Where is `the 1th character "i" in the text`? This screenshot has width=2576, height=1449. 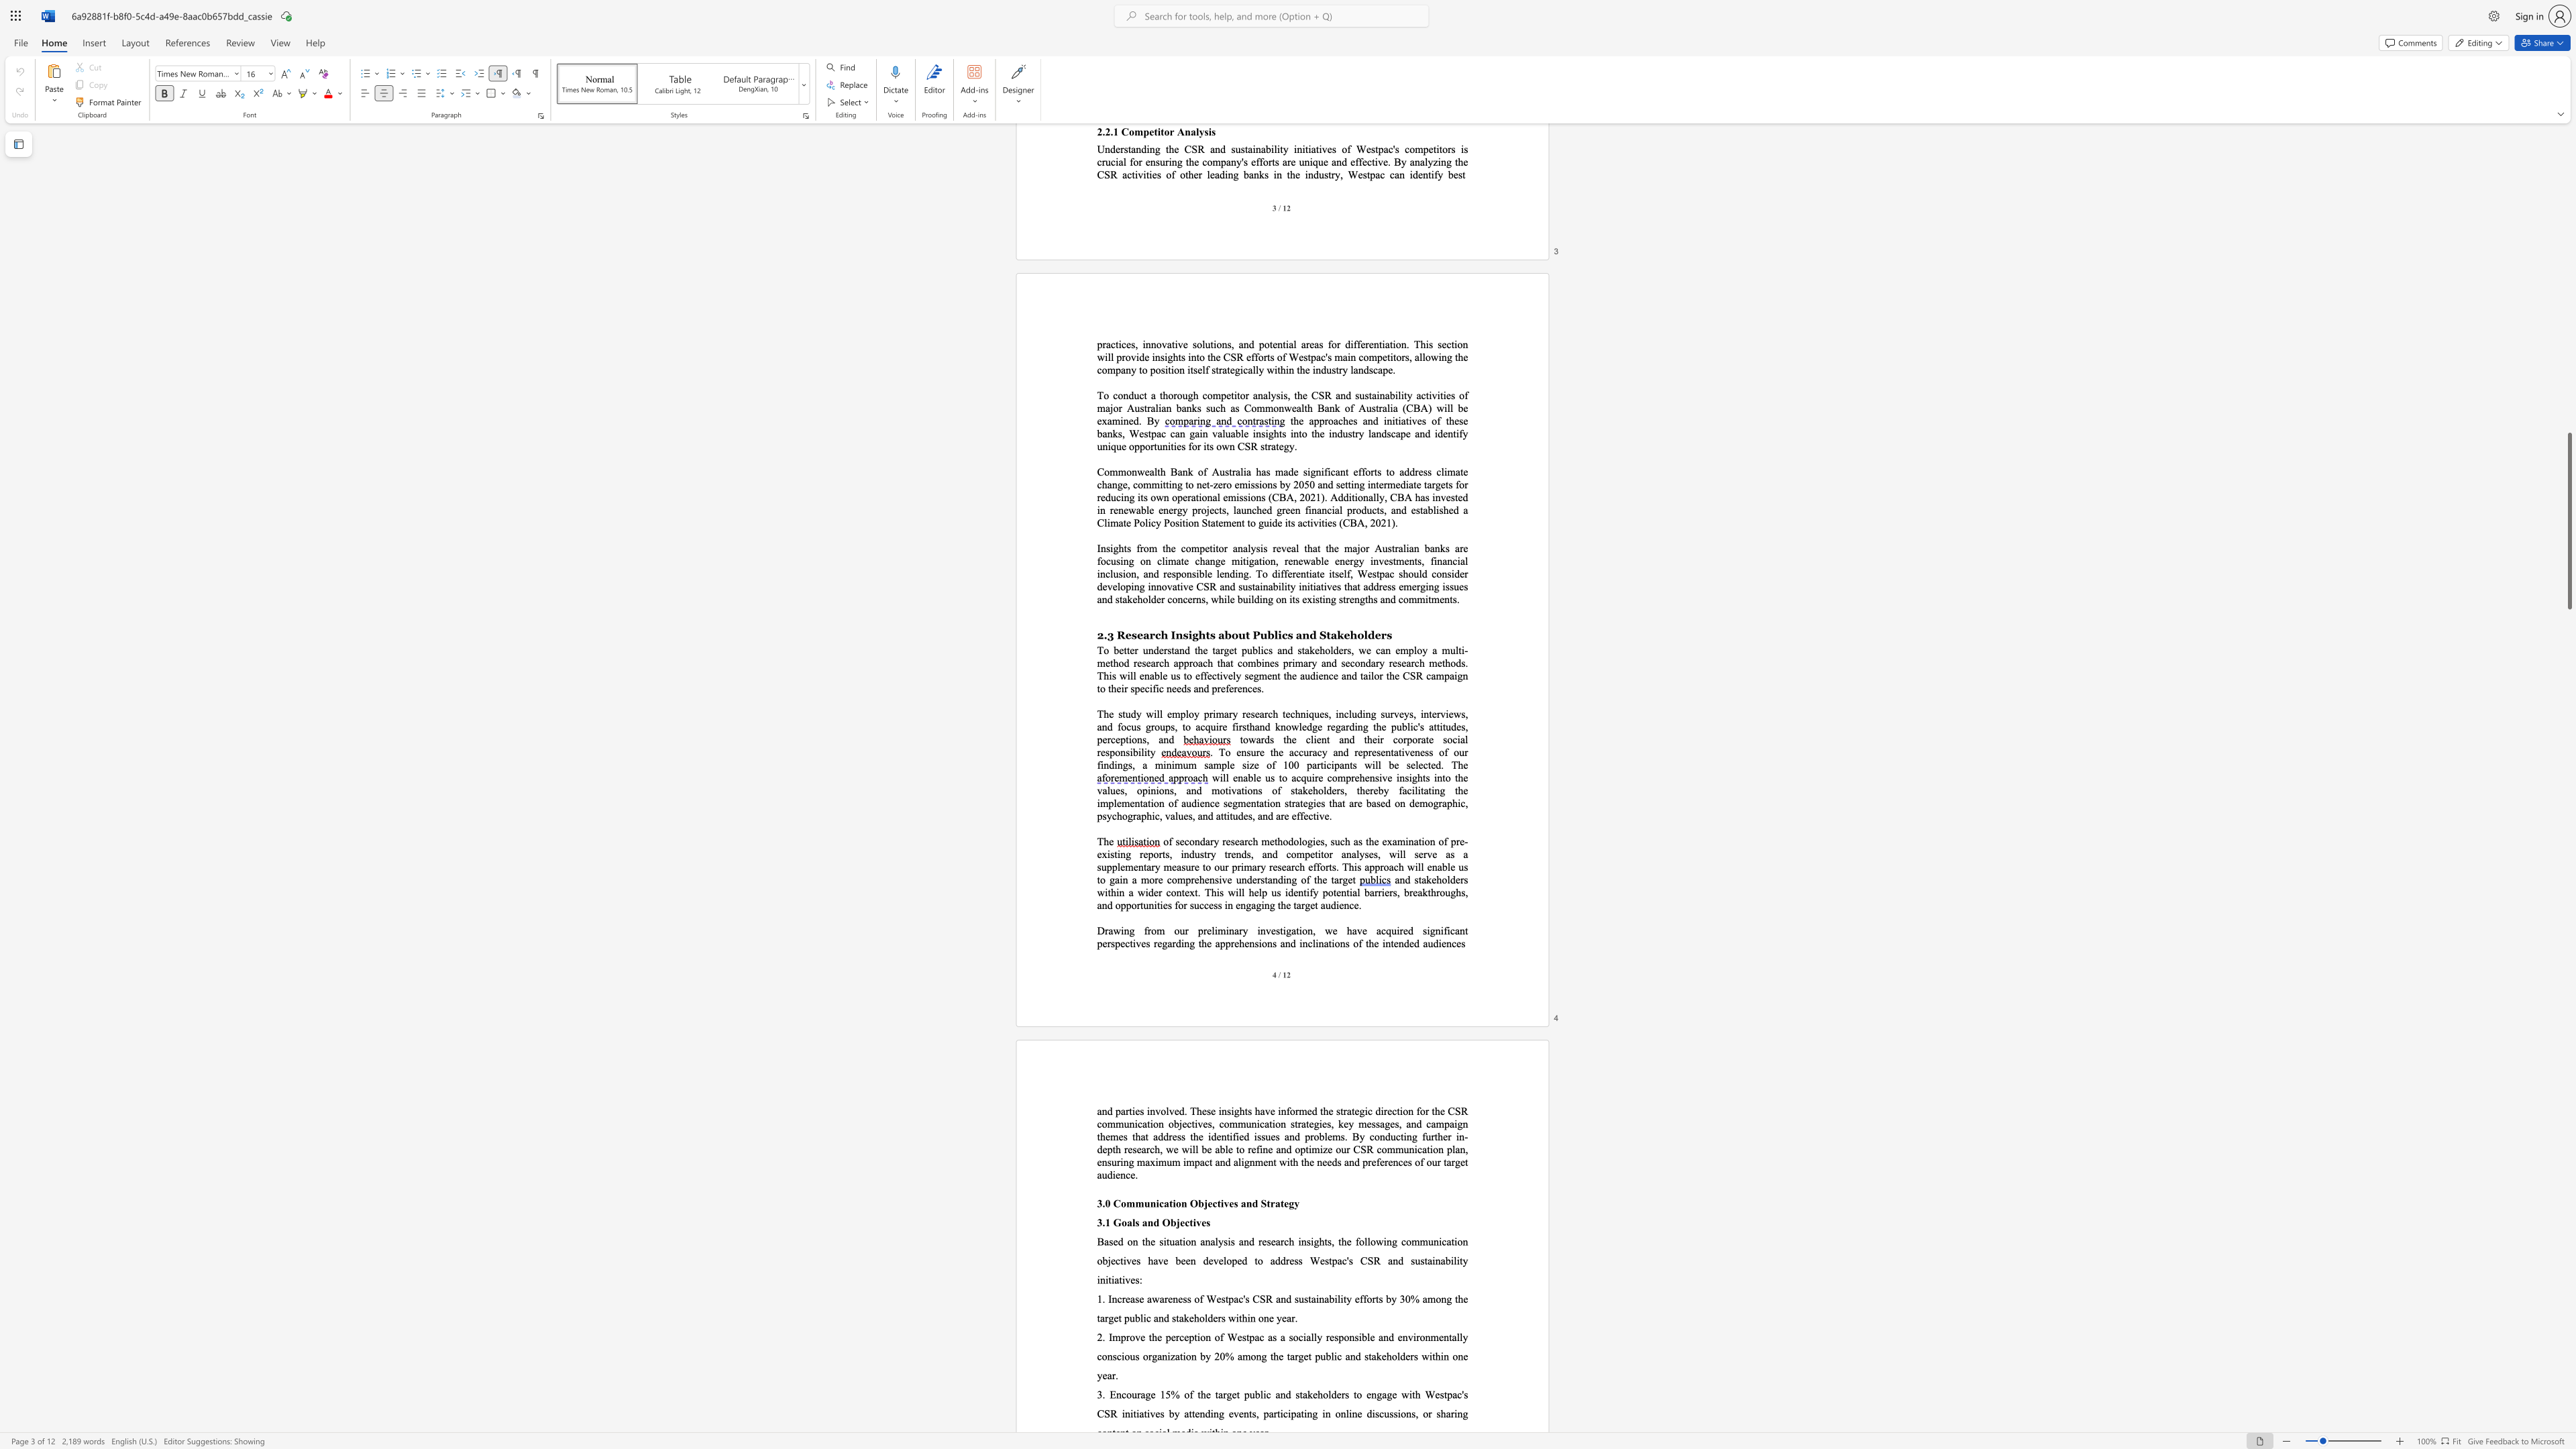 the 1th character "i" in the text is located at coordinates (1220, 776).